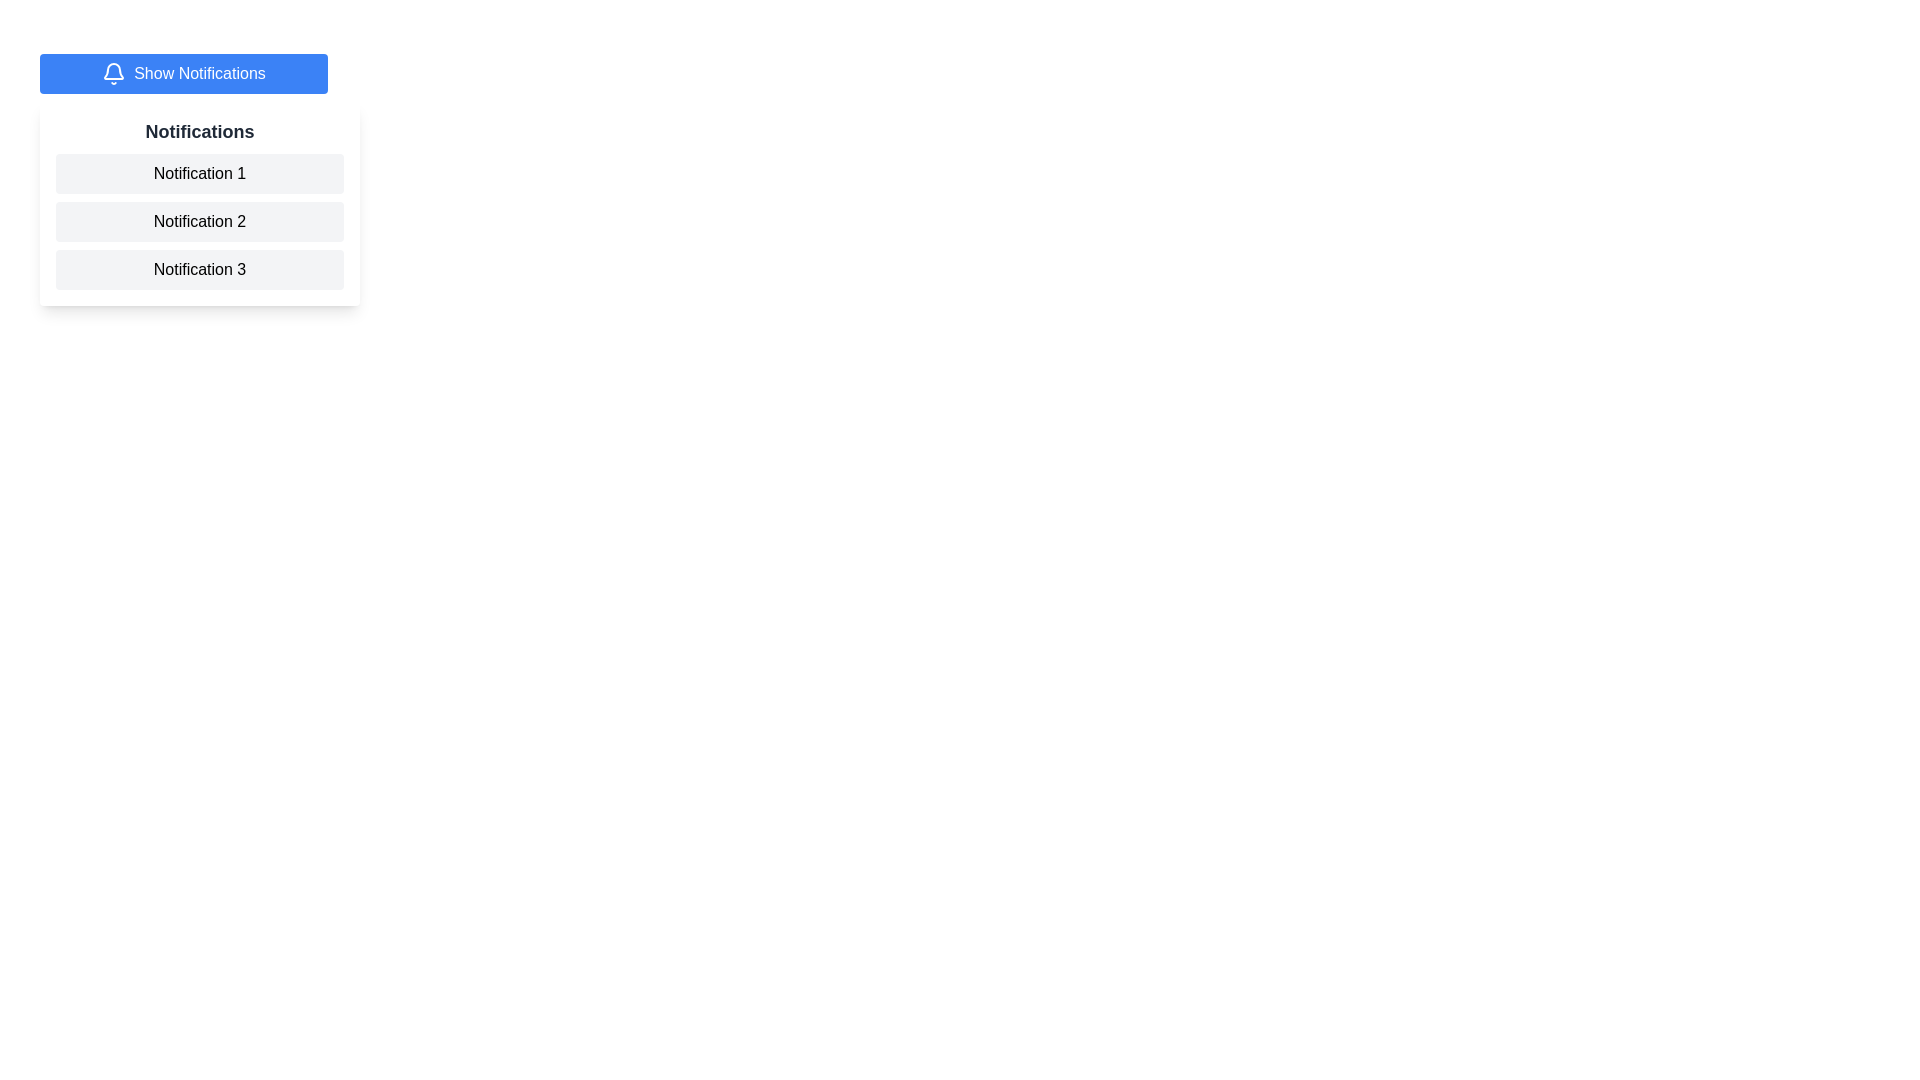  Describe the element at coordinates (200, 222) in the screenshot. I see `the second notification item in the notification section, which is positioned directly below 'Notification 1' and above 'Notification 3'` at that location.